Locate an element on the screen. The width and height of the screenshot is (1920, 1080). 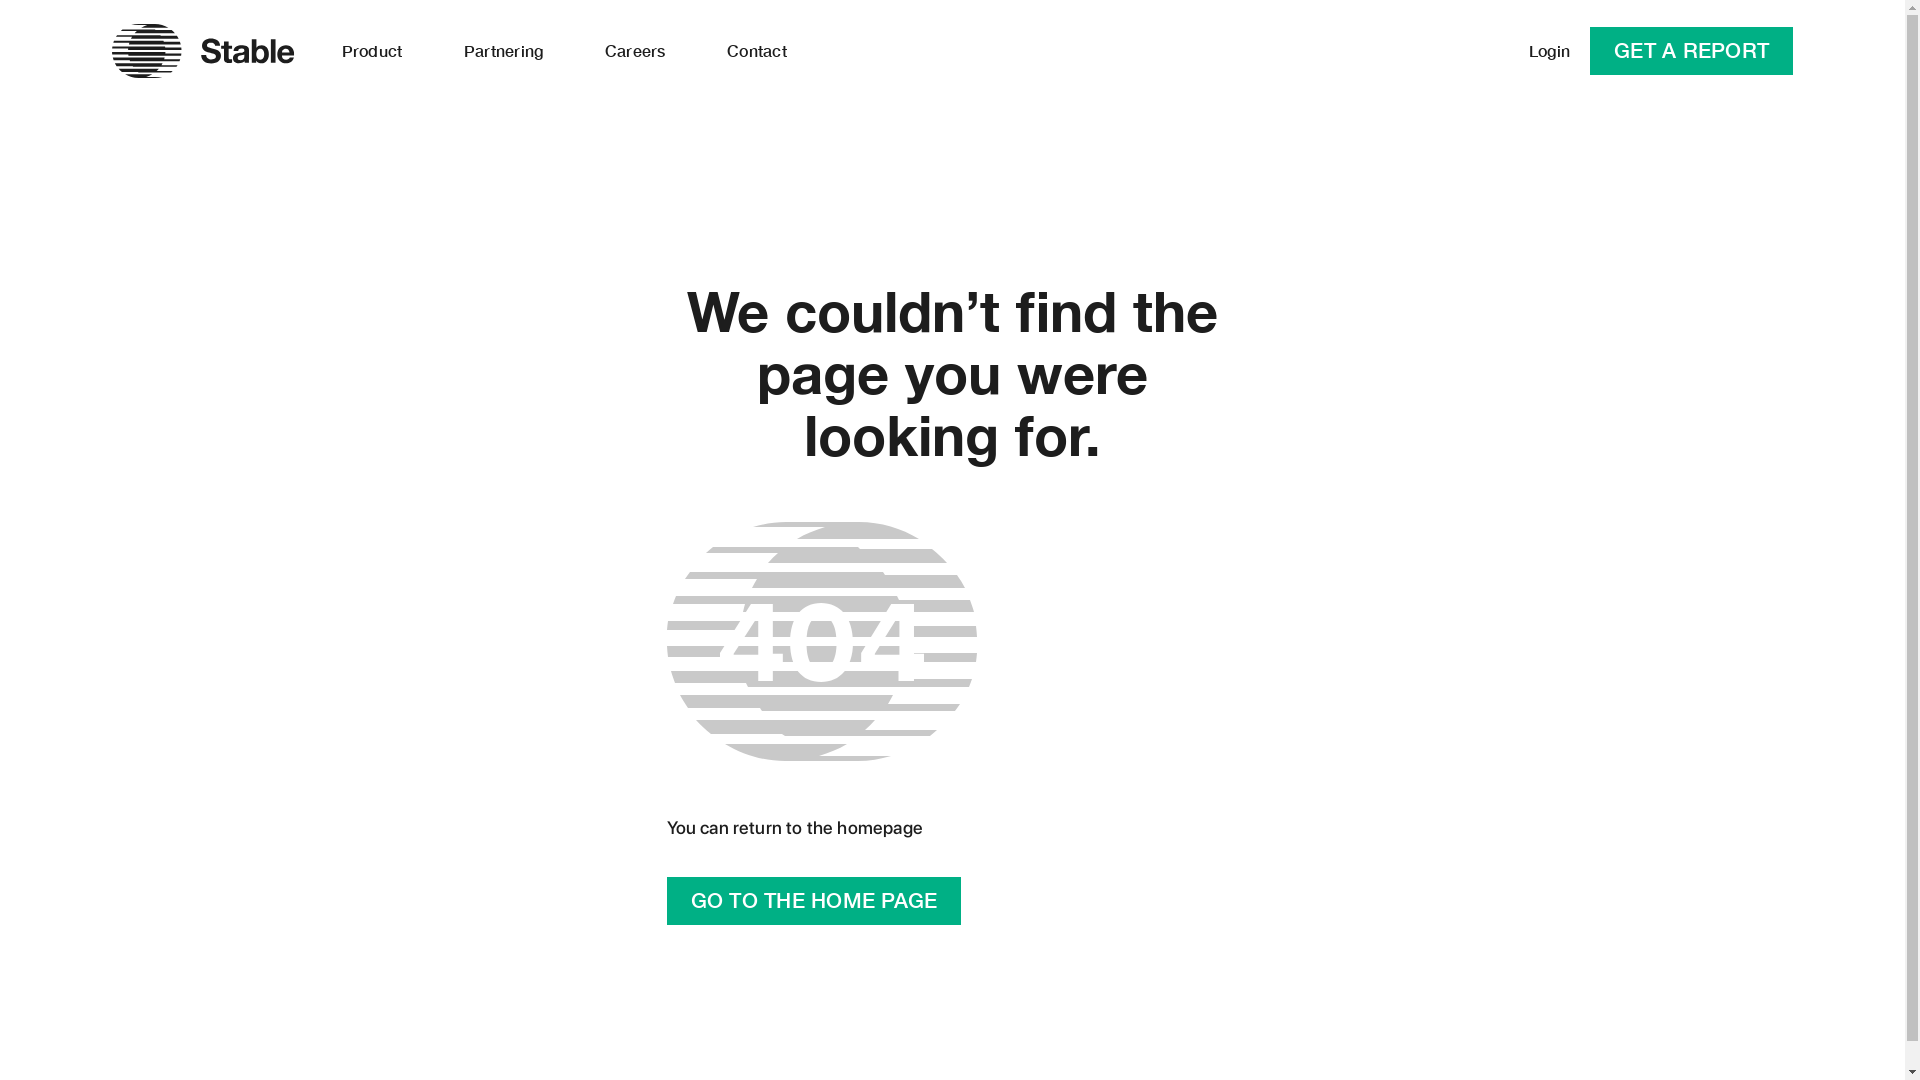
'Partnering' is located at coordinates (503, 49).